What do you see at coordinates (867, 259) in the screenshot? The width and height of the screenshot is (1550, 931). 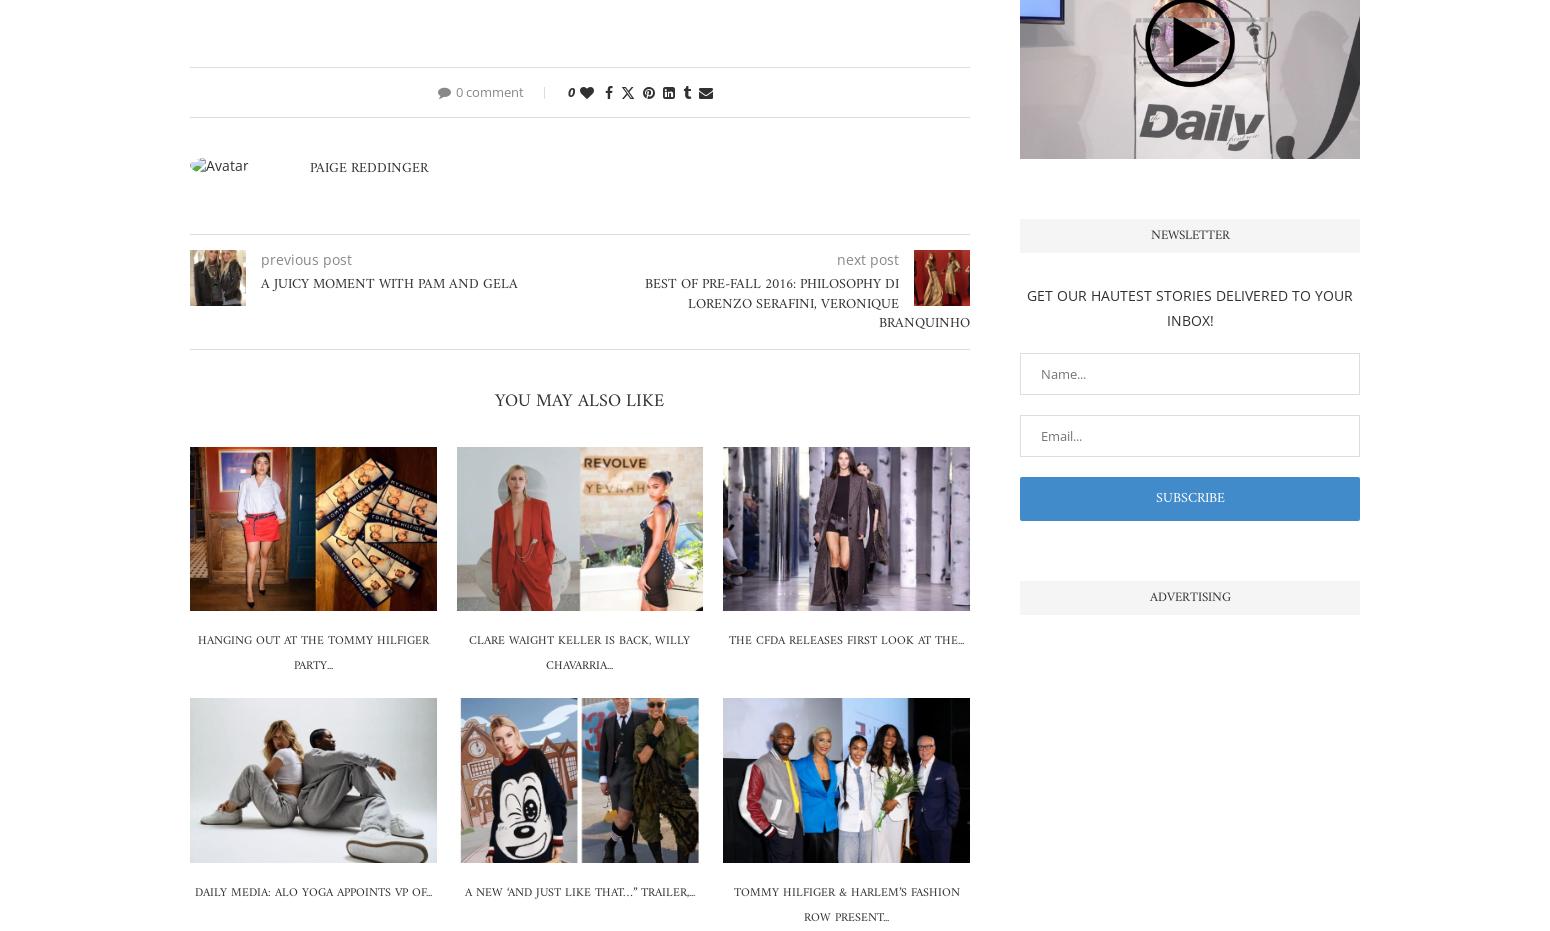 I see `'next post'` at bounding box center [867, 259].